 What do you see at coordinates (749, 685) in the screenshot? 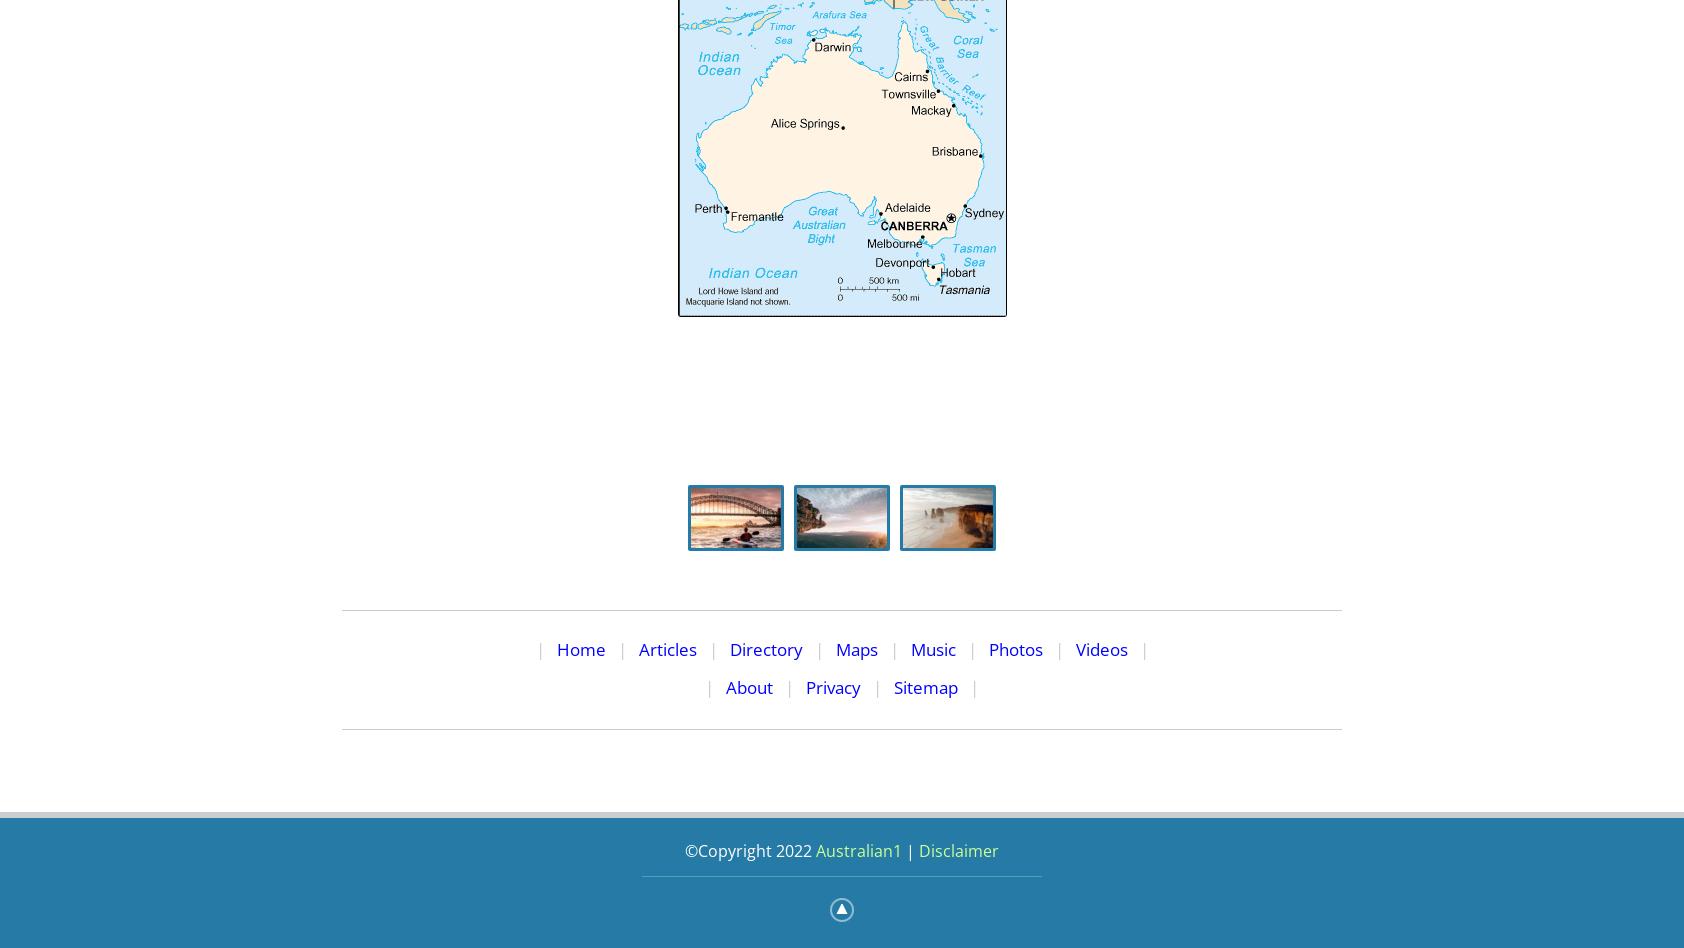
I see `'About'` at bounding box center [749, 685].